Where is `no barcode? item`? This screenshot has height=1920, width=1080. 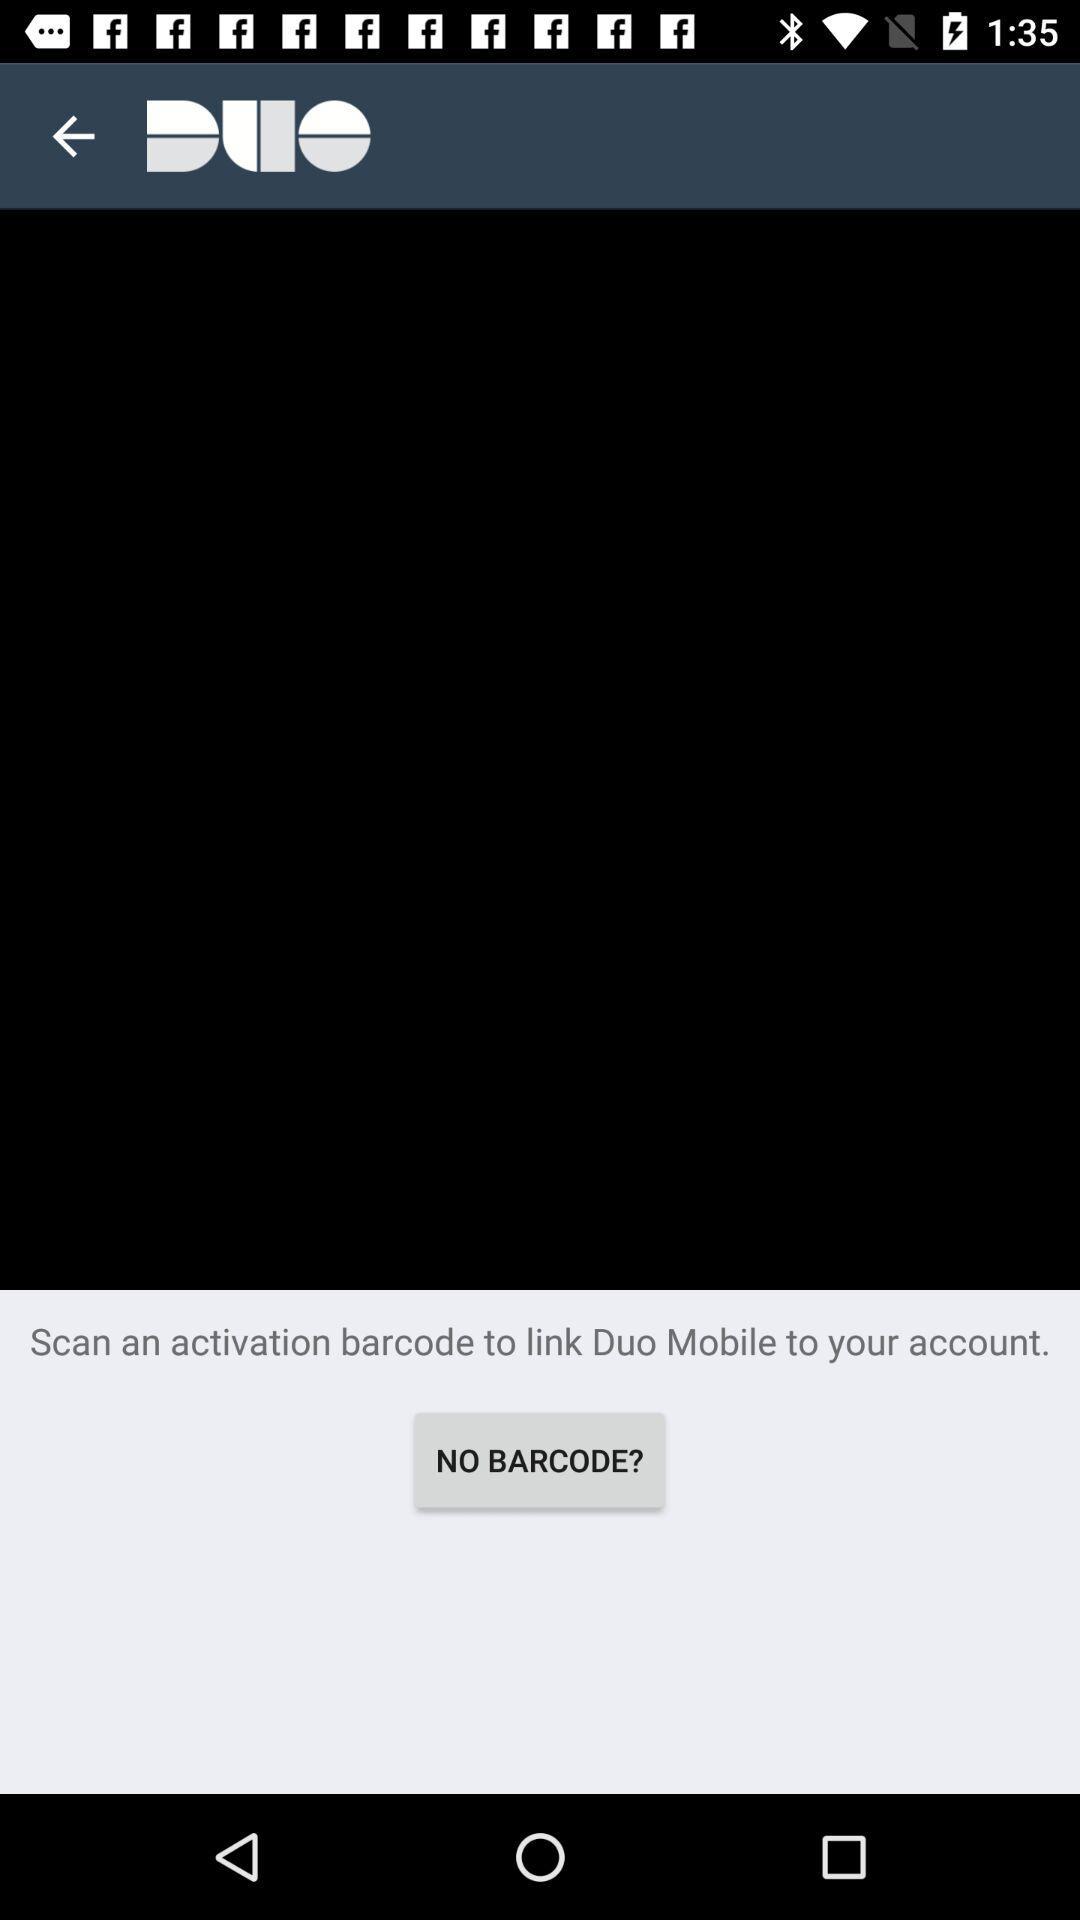
no barcode? item is located at coordinates (538, 1460).